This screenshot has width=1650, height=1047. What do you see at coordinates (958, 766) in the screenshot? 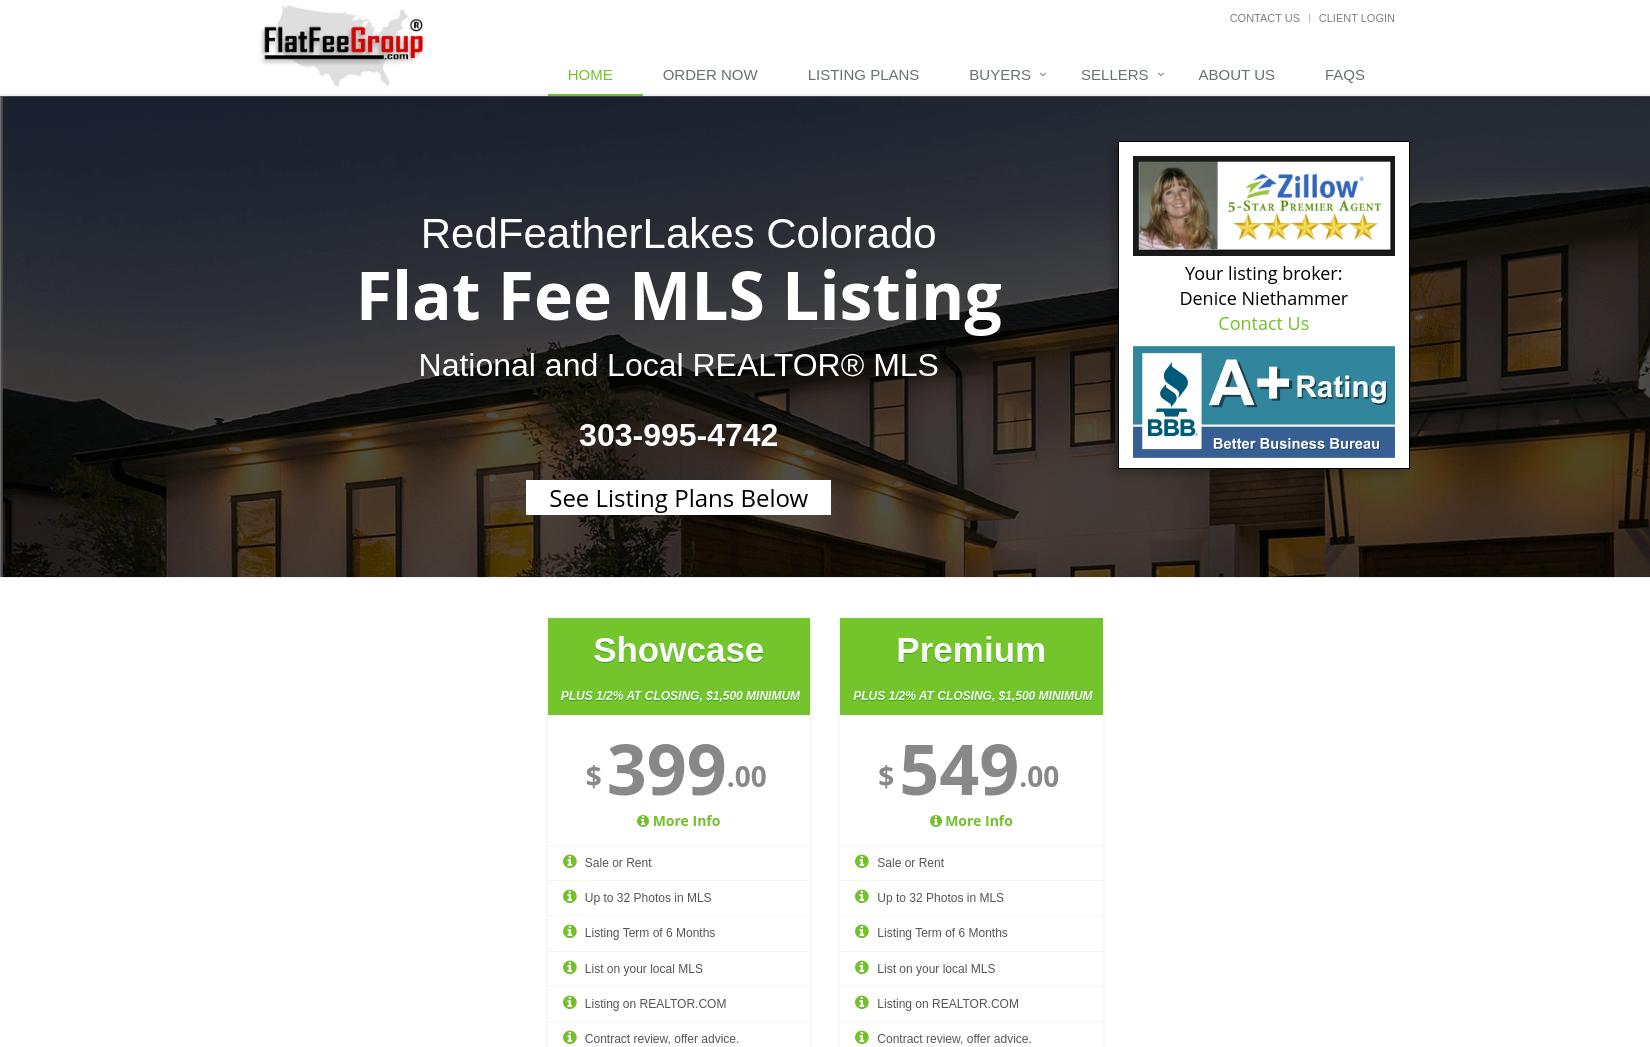
I see `'549'` at bounding box center [958, 766].